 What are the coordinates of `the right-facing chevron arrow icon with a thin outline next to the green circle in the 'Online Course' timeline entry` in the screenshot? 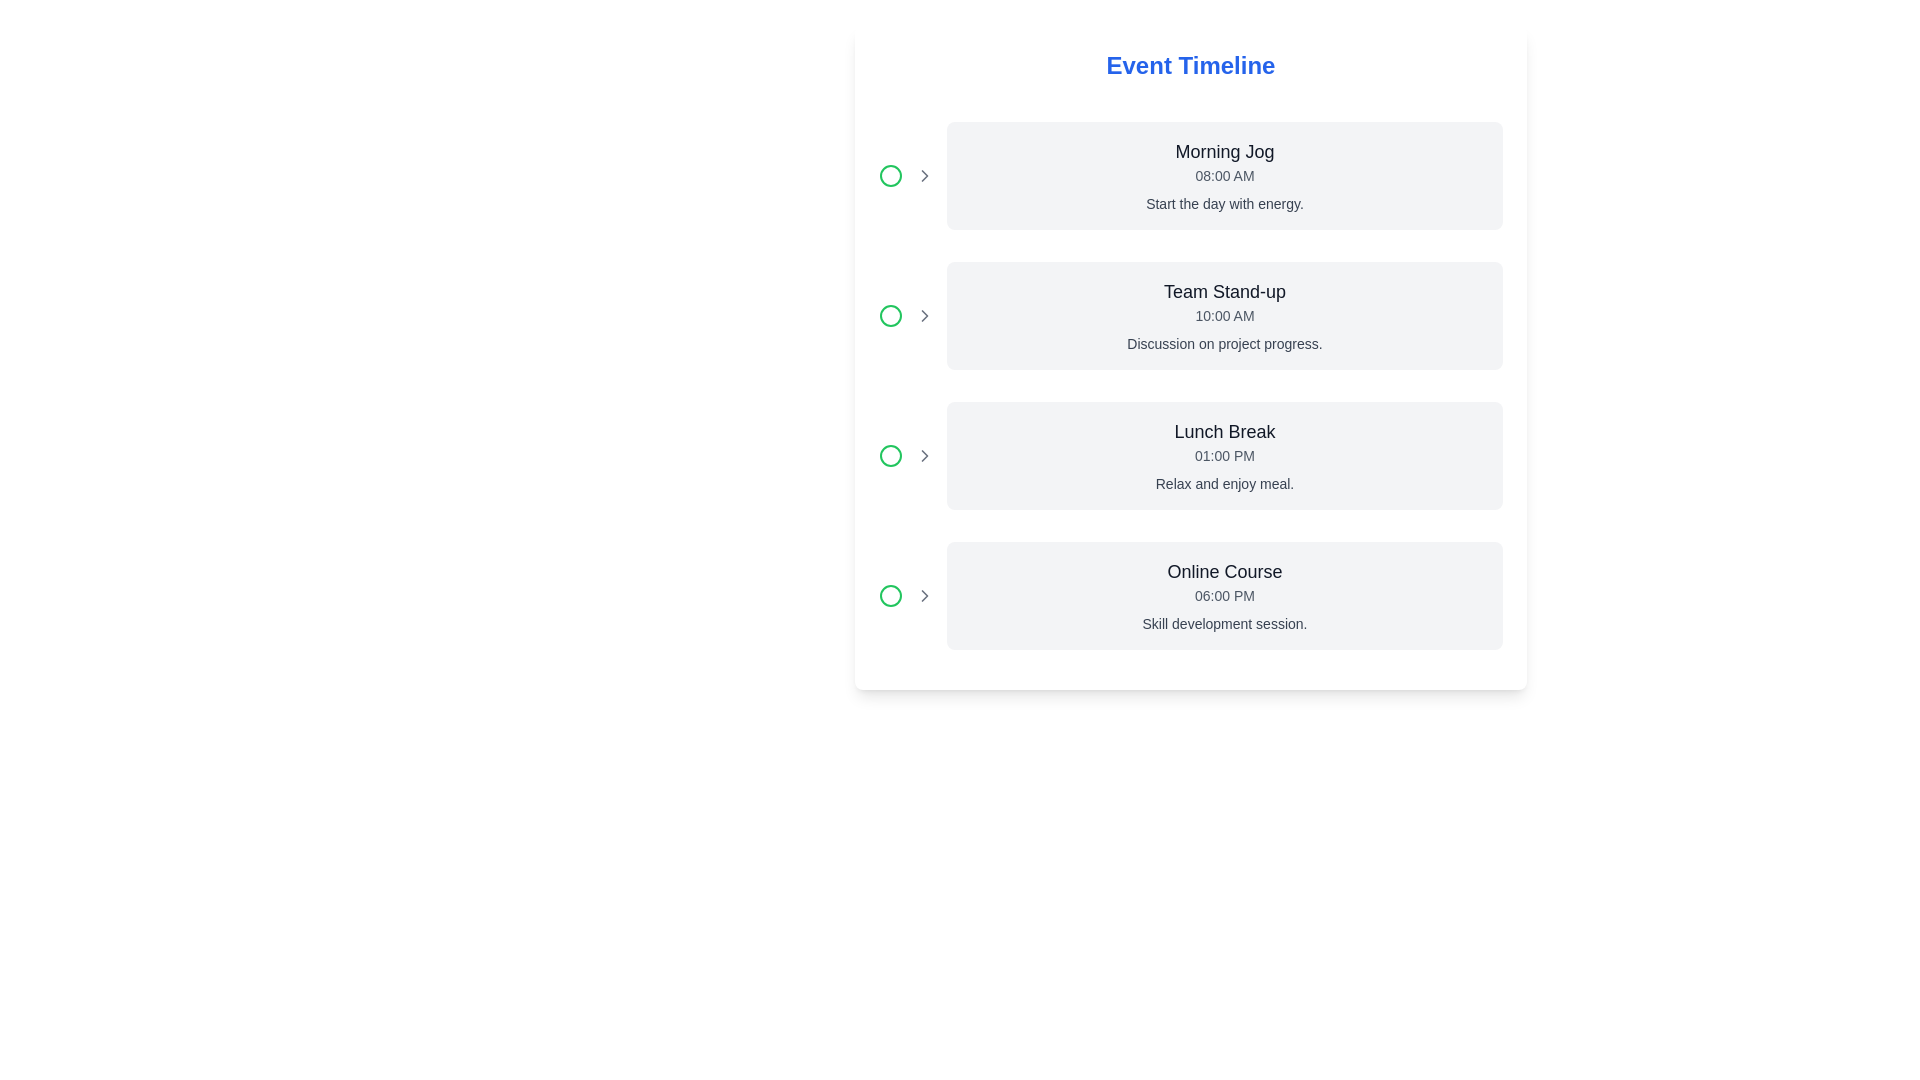 It's located at (924, 595).